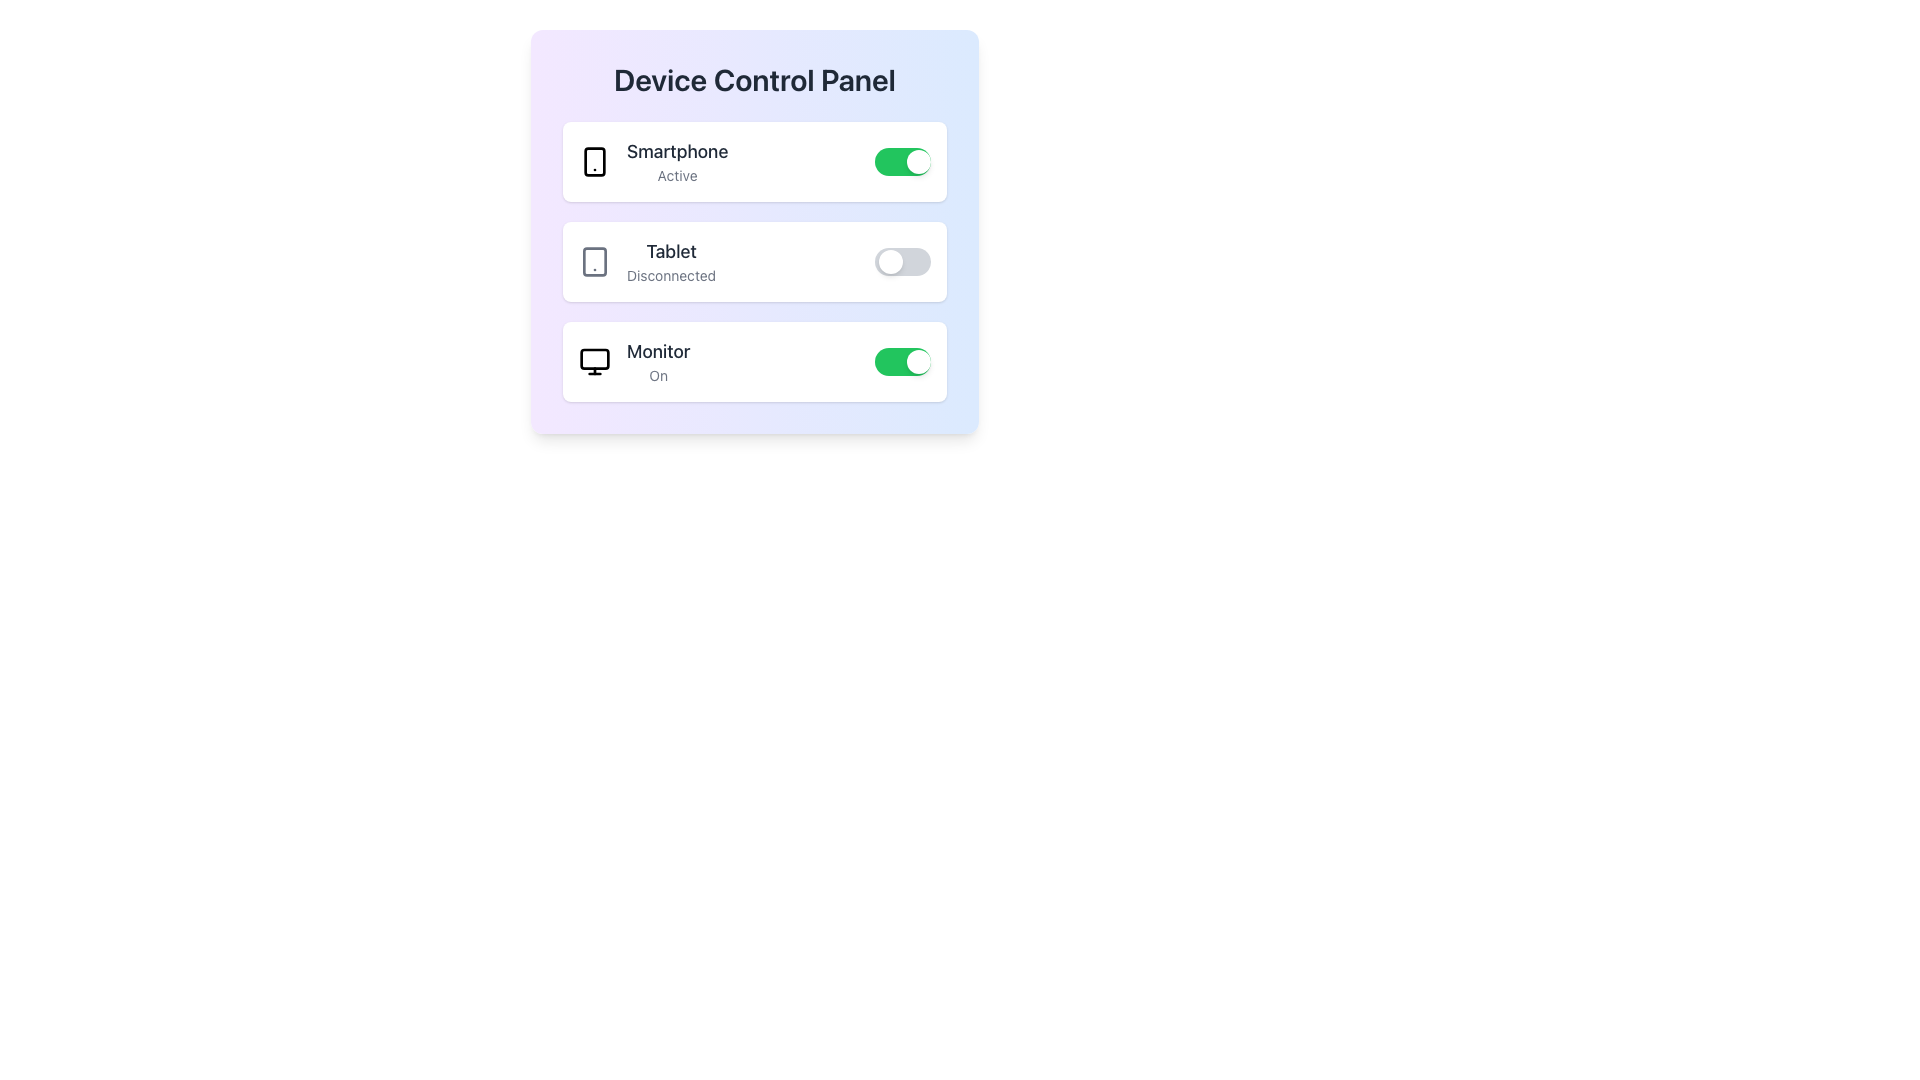 The width and height of the screenshot is (1920, 1080). What do you see at coordinates (677, 161) in the screenshot?
I see `text content of the label displaying 'Smartphone' and 'Active', which is located in the first item of the vertically aligned list in the 'Device Control Panel'` at bounding box center [677, 161].